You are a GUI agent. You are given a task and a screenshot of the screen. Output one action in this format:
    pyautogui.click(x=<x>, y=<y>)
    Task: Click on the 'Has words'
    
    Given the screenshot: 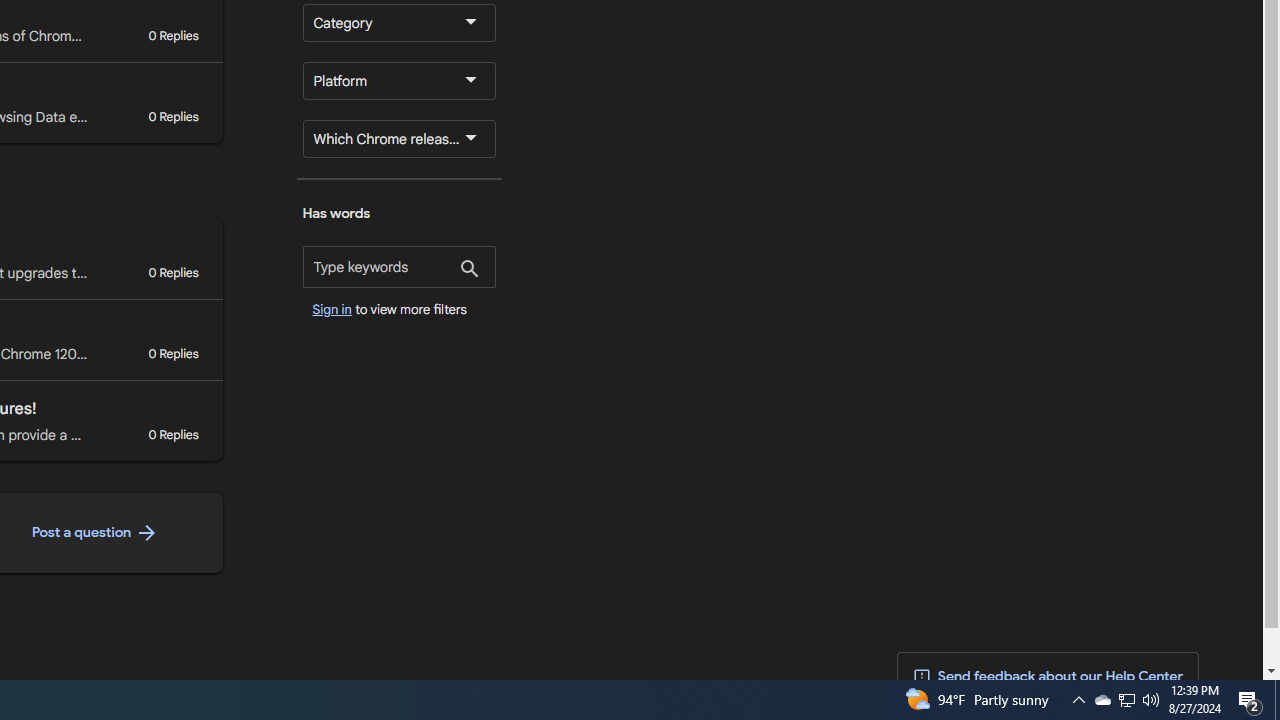 What is the action you would take?
    pyautogui.click(x=399, y=266)
    